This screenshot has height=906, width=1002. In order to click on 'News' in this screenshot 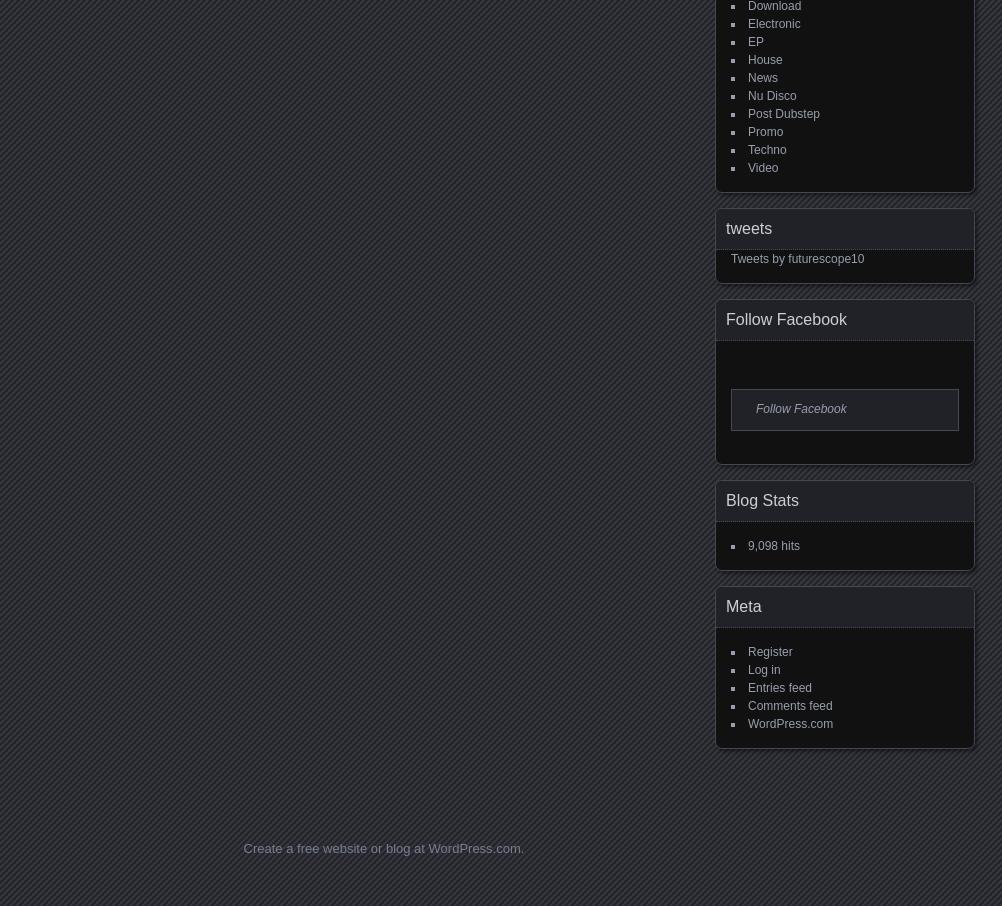, I will do `click(762, 78)`.